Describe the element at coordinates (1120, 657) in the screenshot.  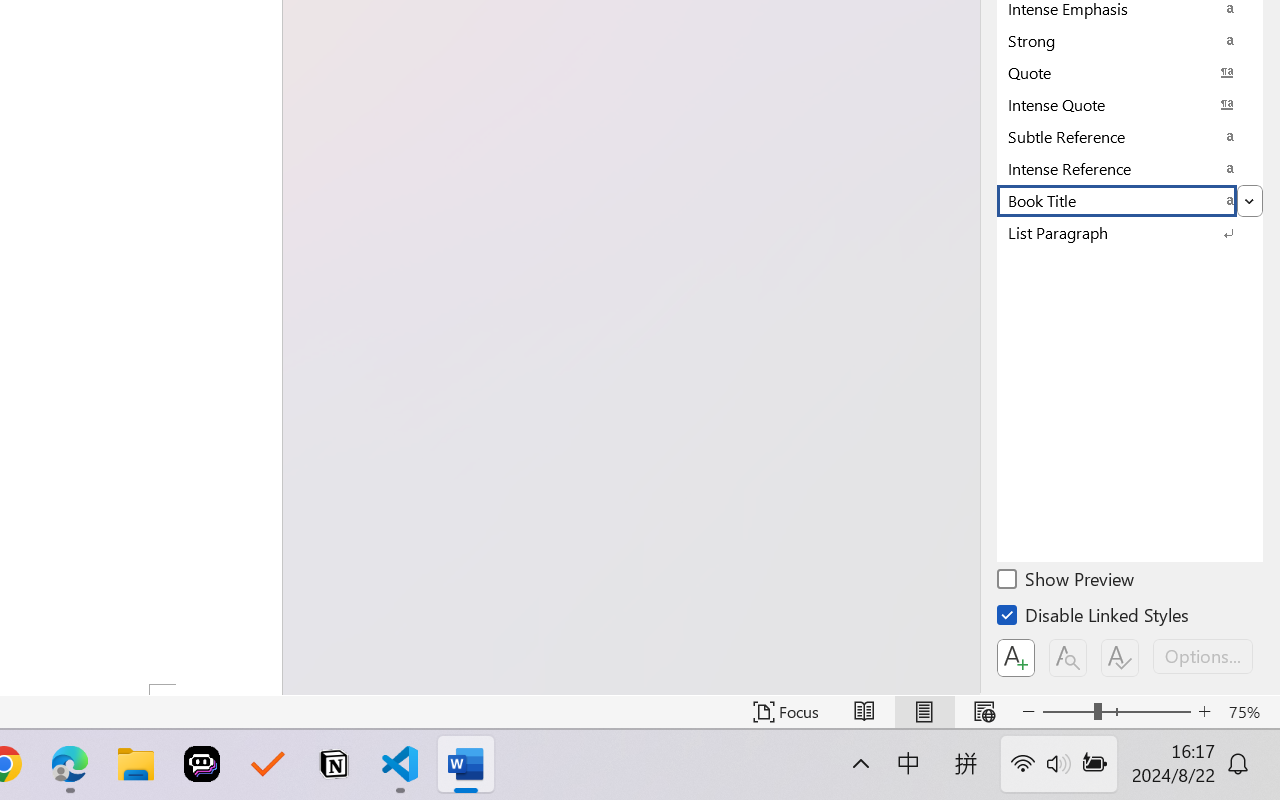
I see `'Class: NetUIButton'` at that location.